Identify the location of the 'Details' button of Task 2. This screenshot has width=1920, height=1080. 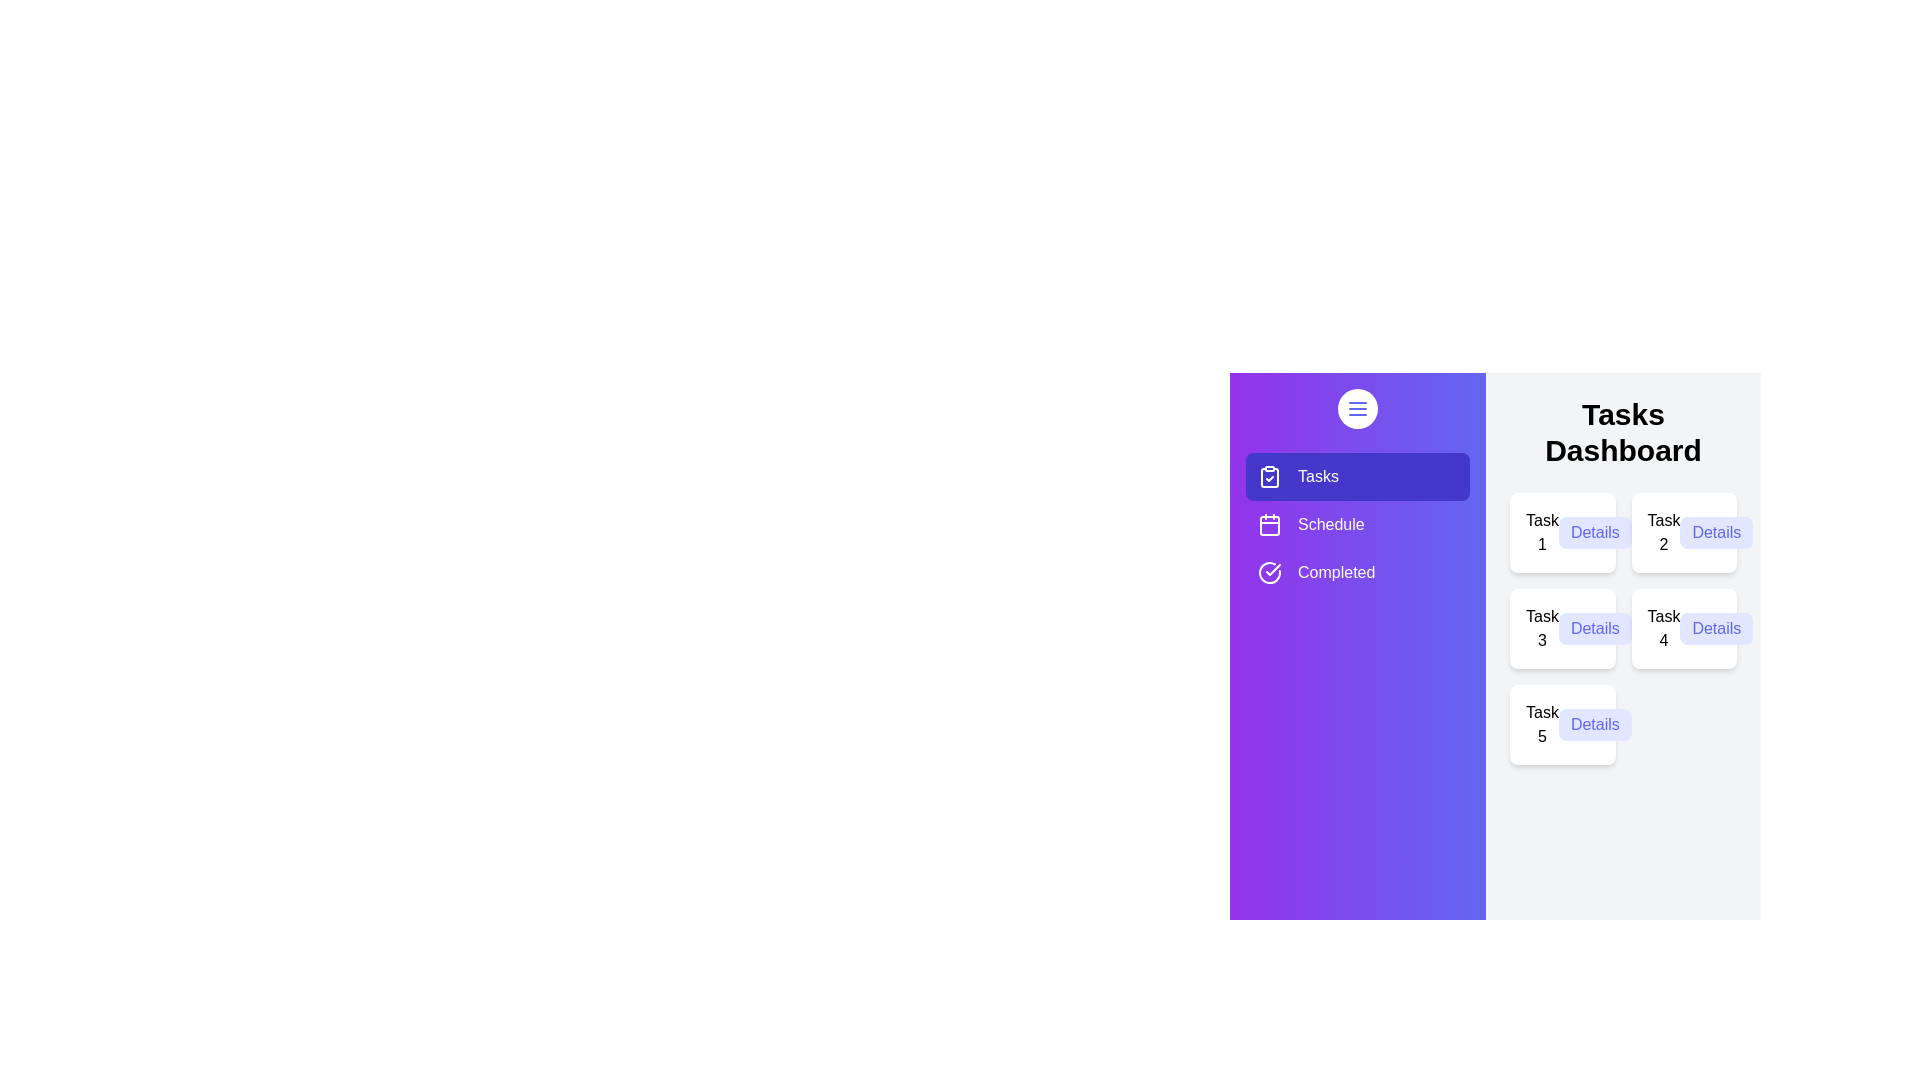
(1715, 531).